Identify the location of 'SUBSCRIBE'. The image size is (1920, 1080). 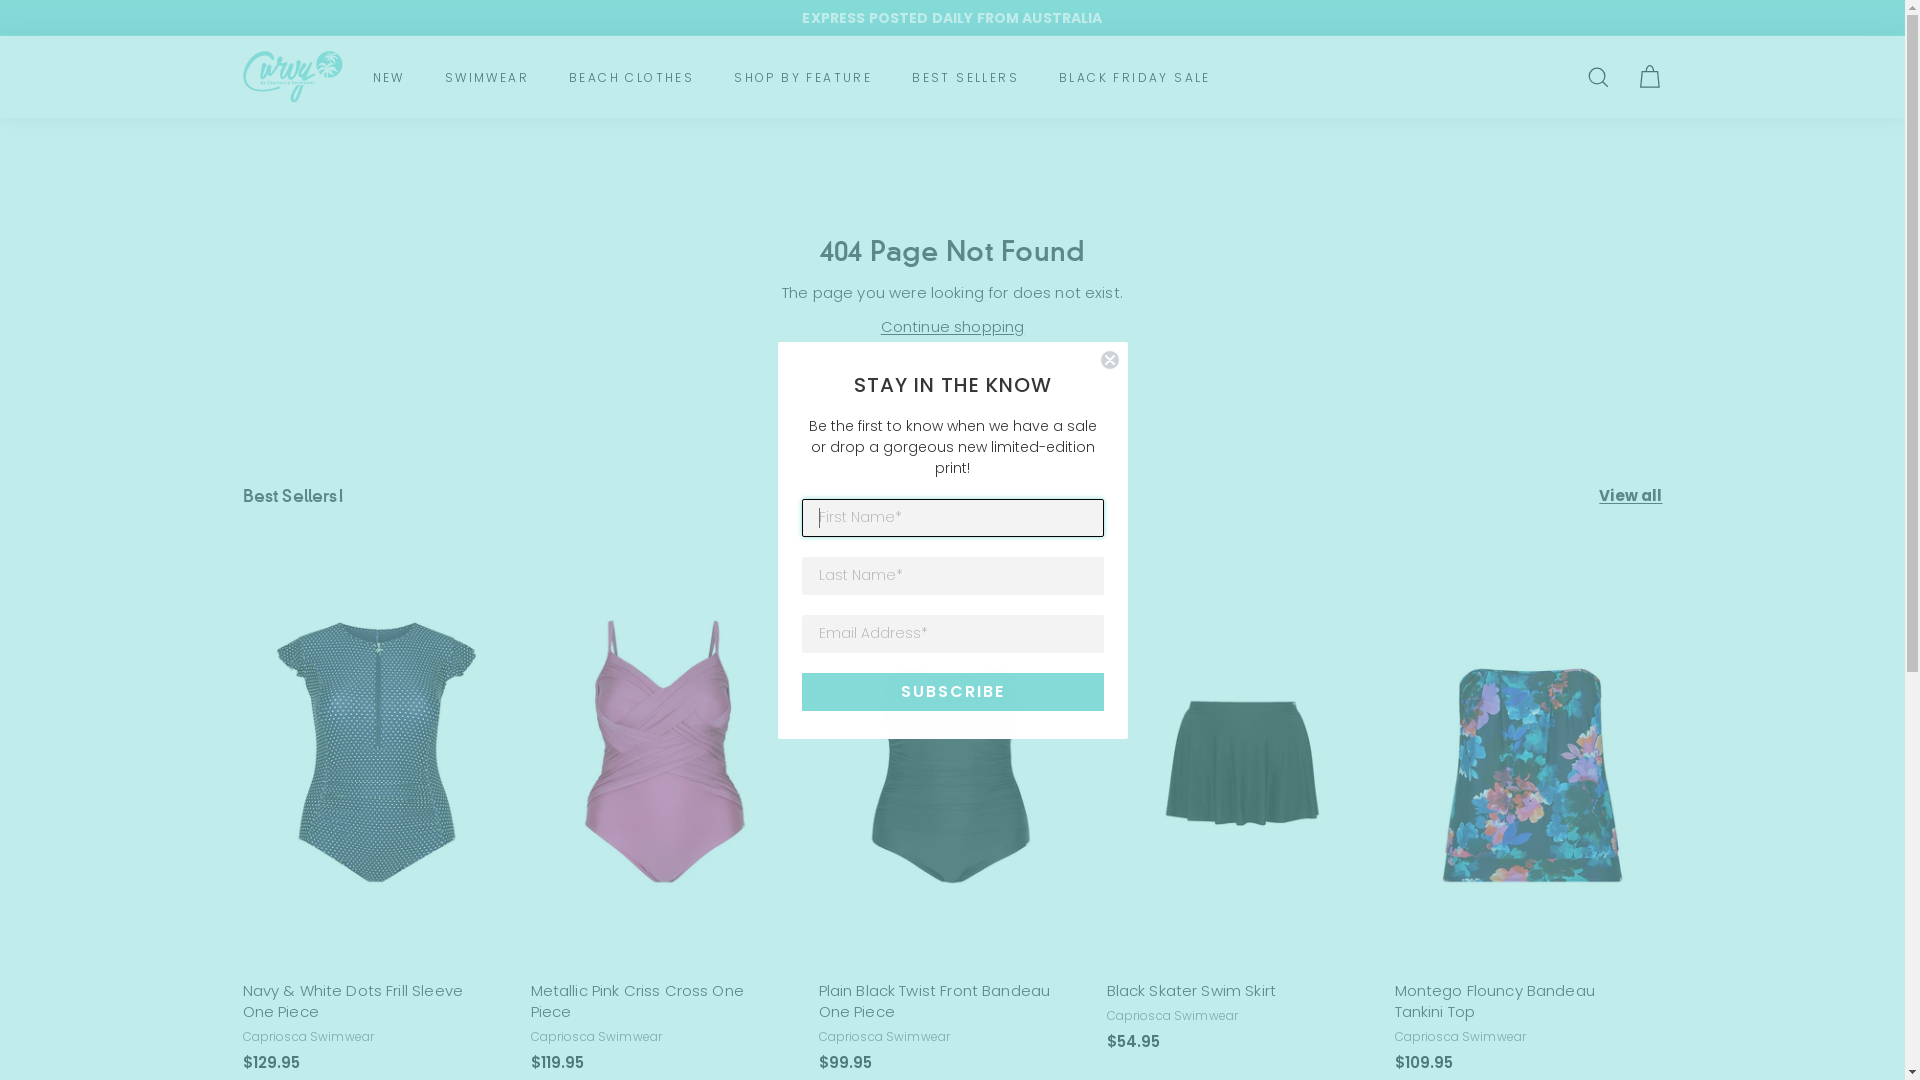
(801, 689).